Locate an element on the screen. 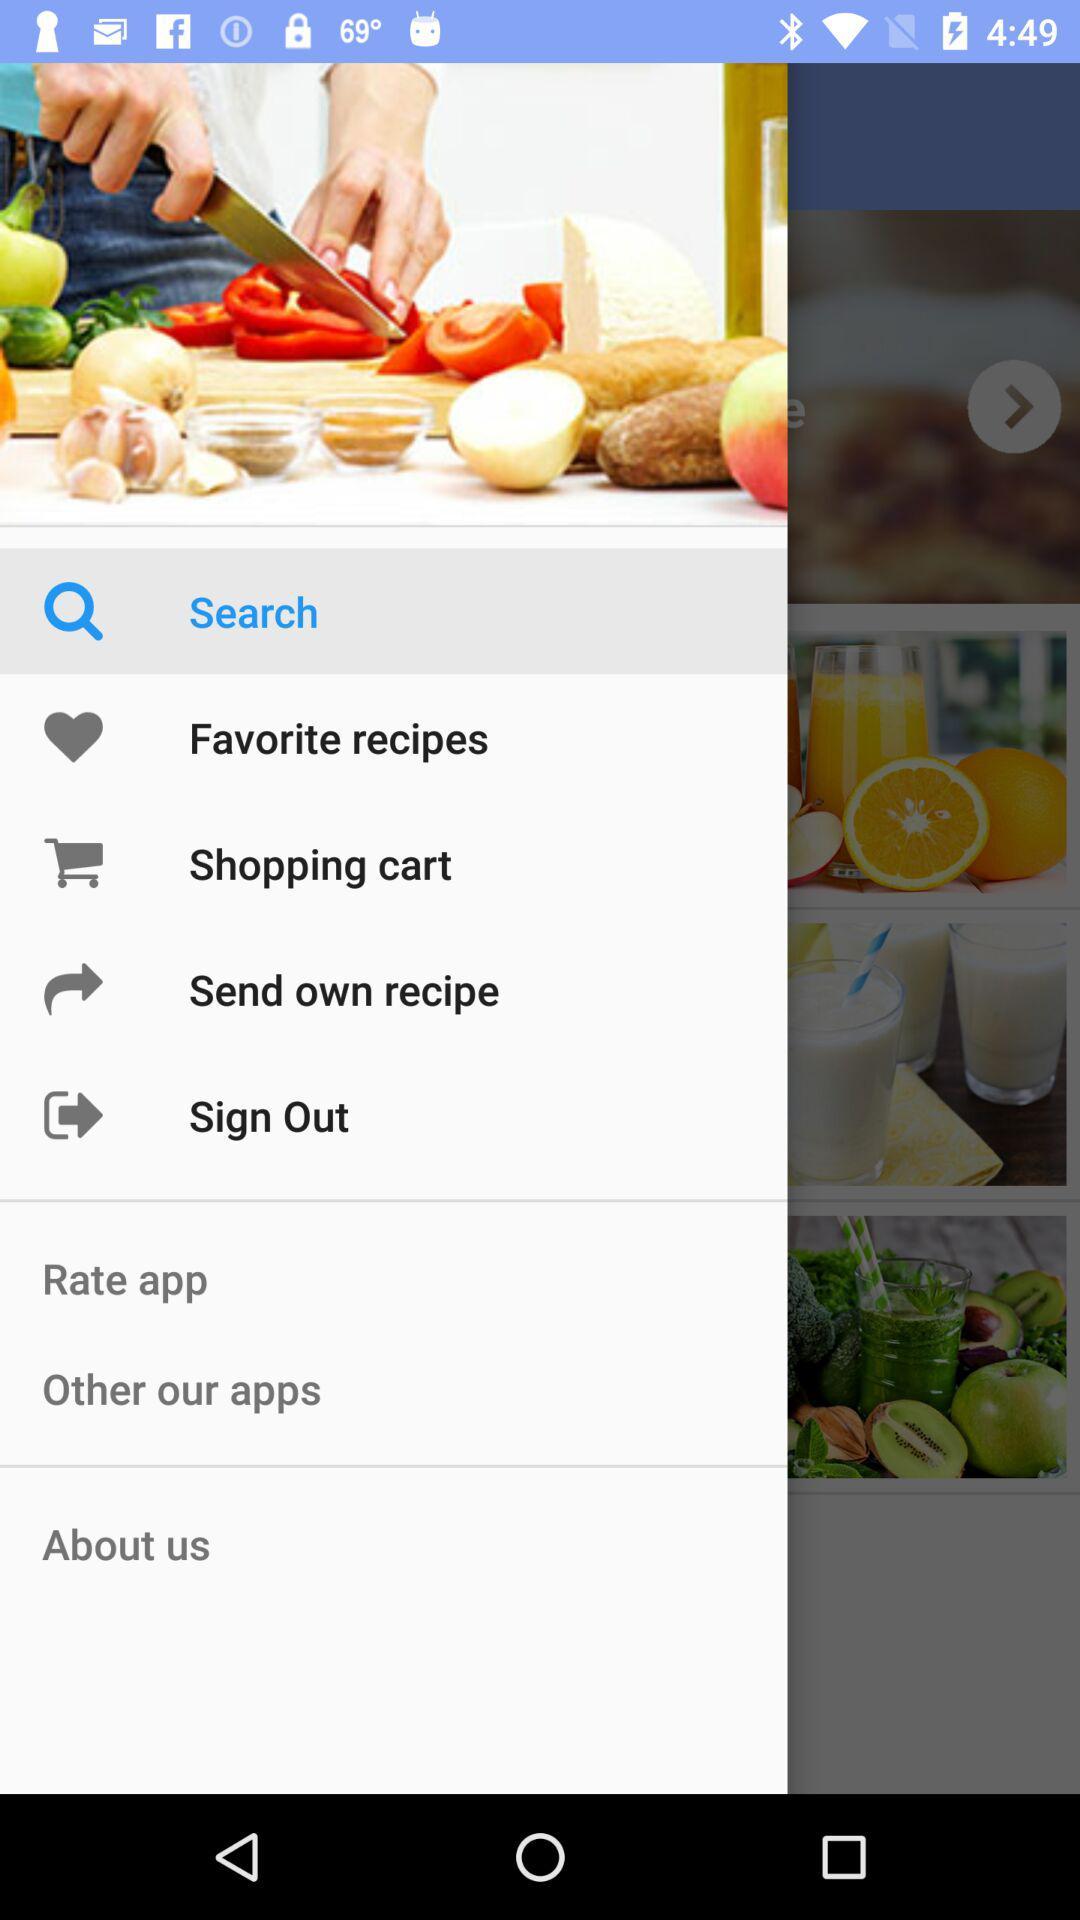 Image resolution: width=1080 pixels, height=1920 pixels. the visibility icon is located at coordinates (1014, 405).